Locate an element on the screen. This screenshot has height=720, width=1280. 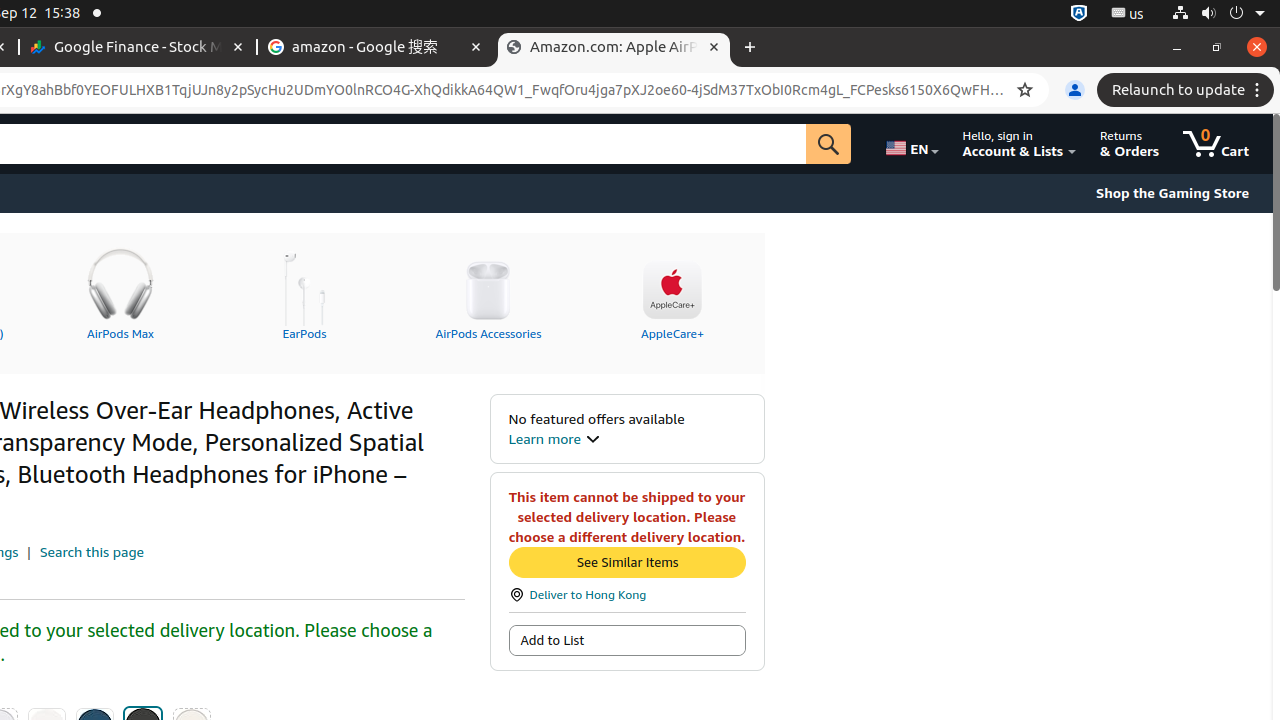
'Add to List' is located at coordinates (625, 640).